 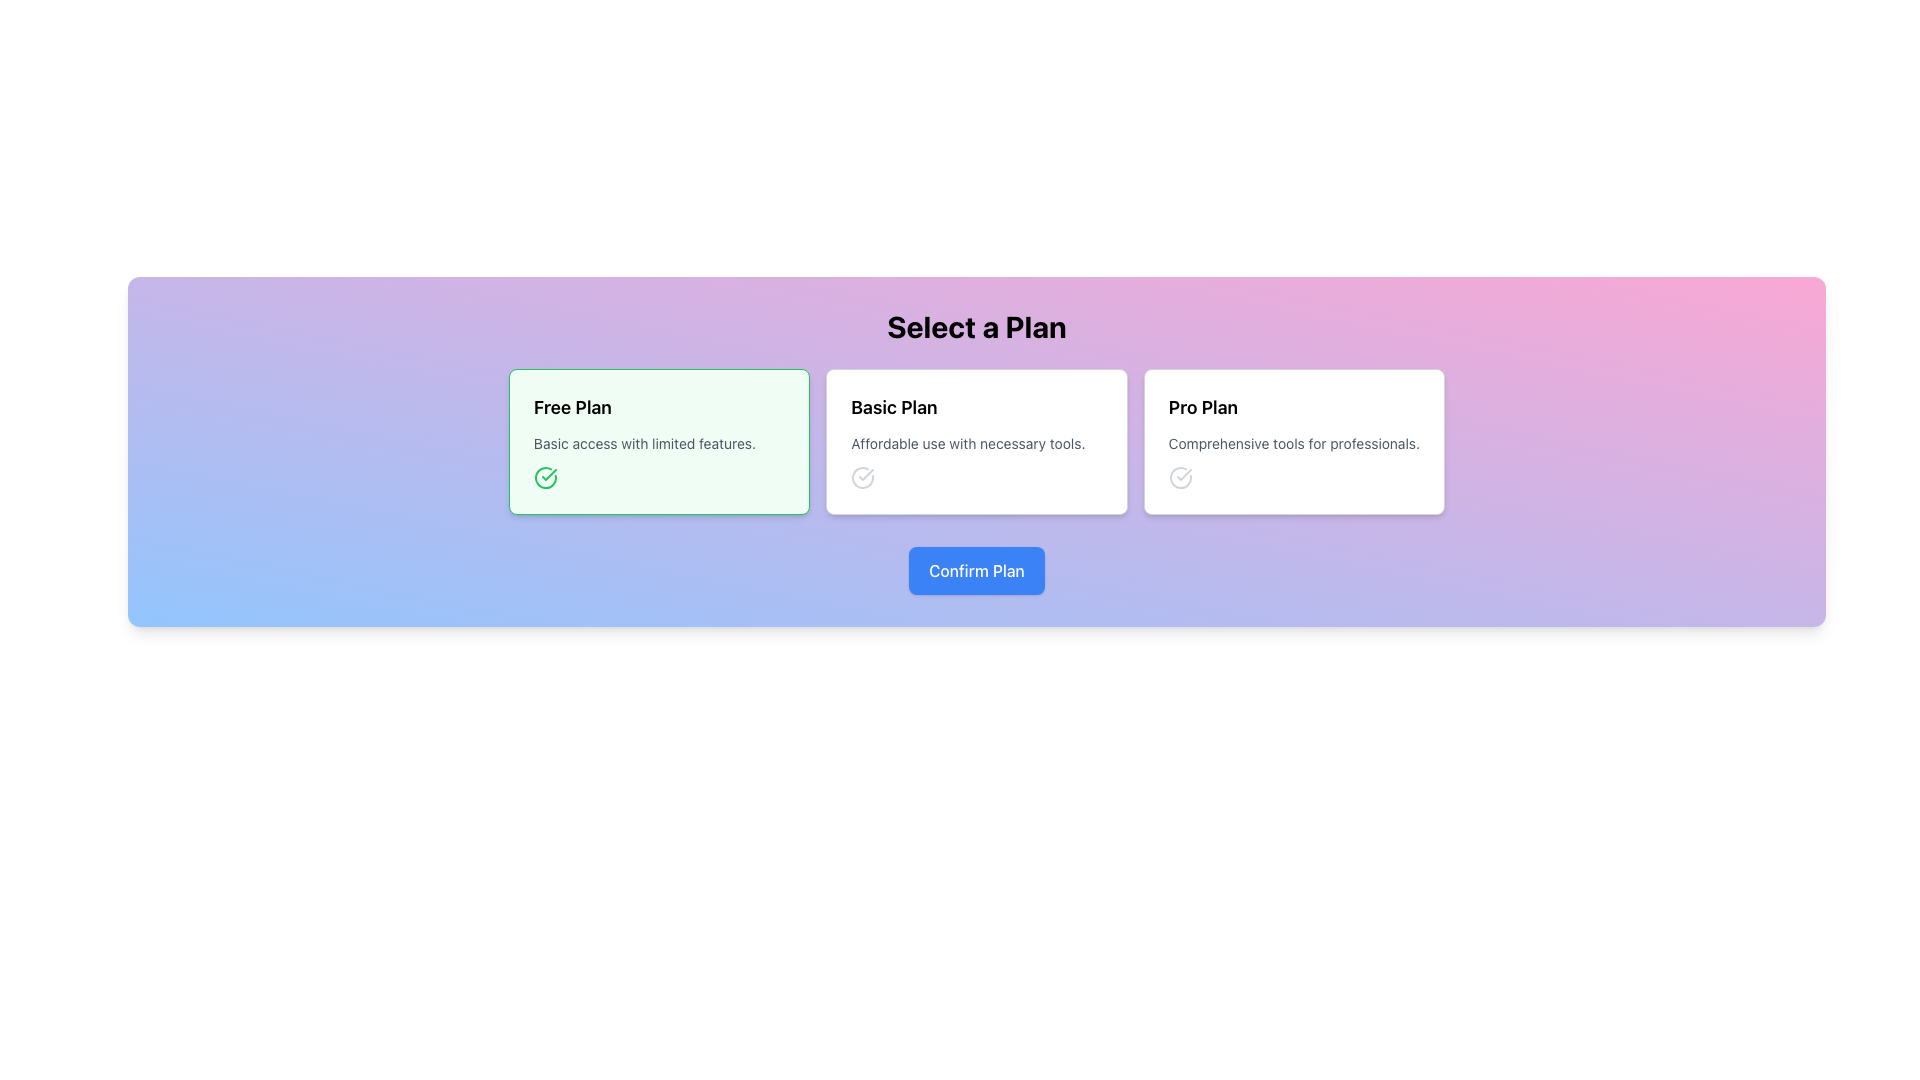 I want to click on the text label that reads 'Affordable use with necessary tools.' located within the 'Basic Plan' card, positioned below the header 'Basic Plan' and above a circular checkmark icon, so click(x=968, y=442).